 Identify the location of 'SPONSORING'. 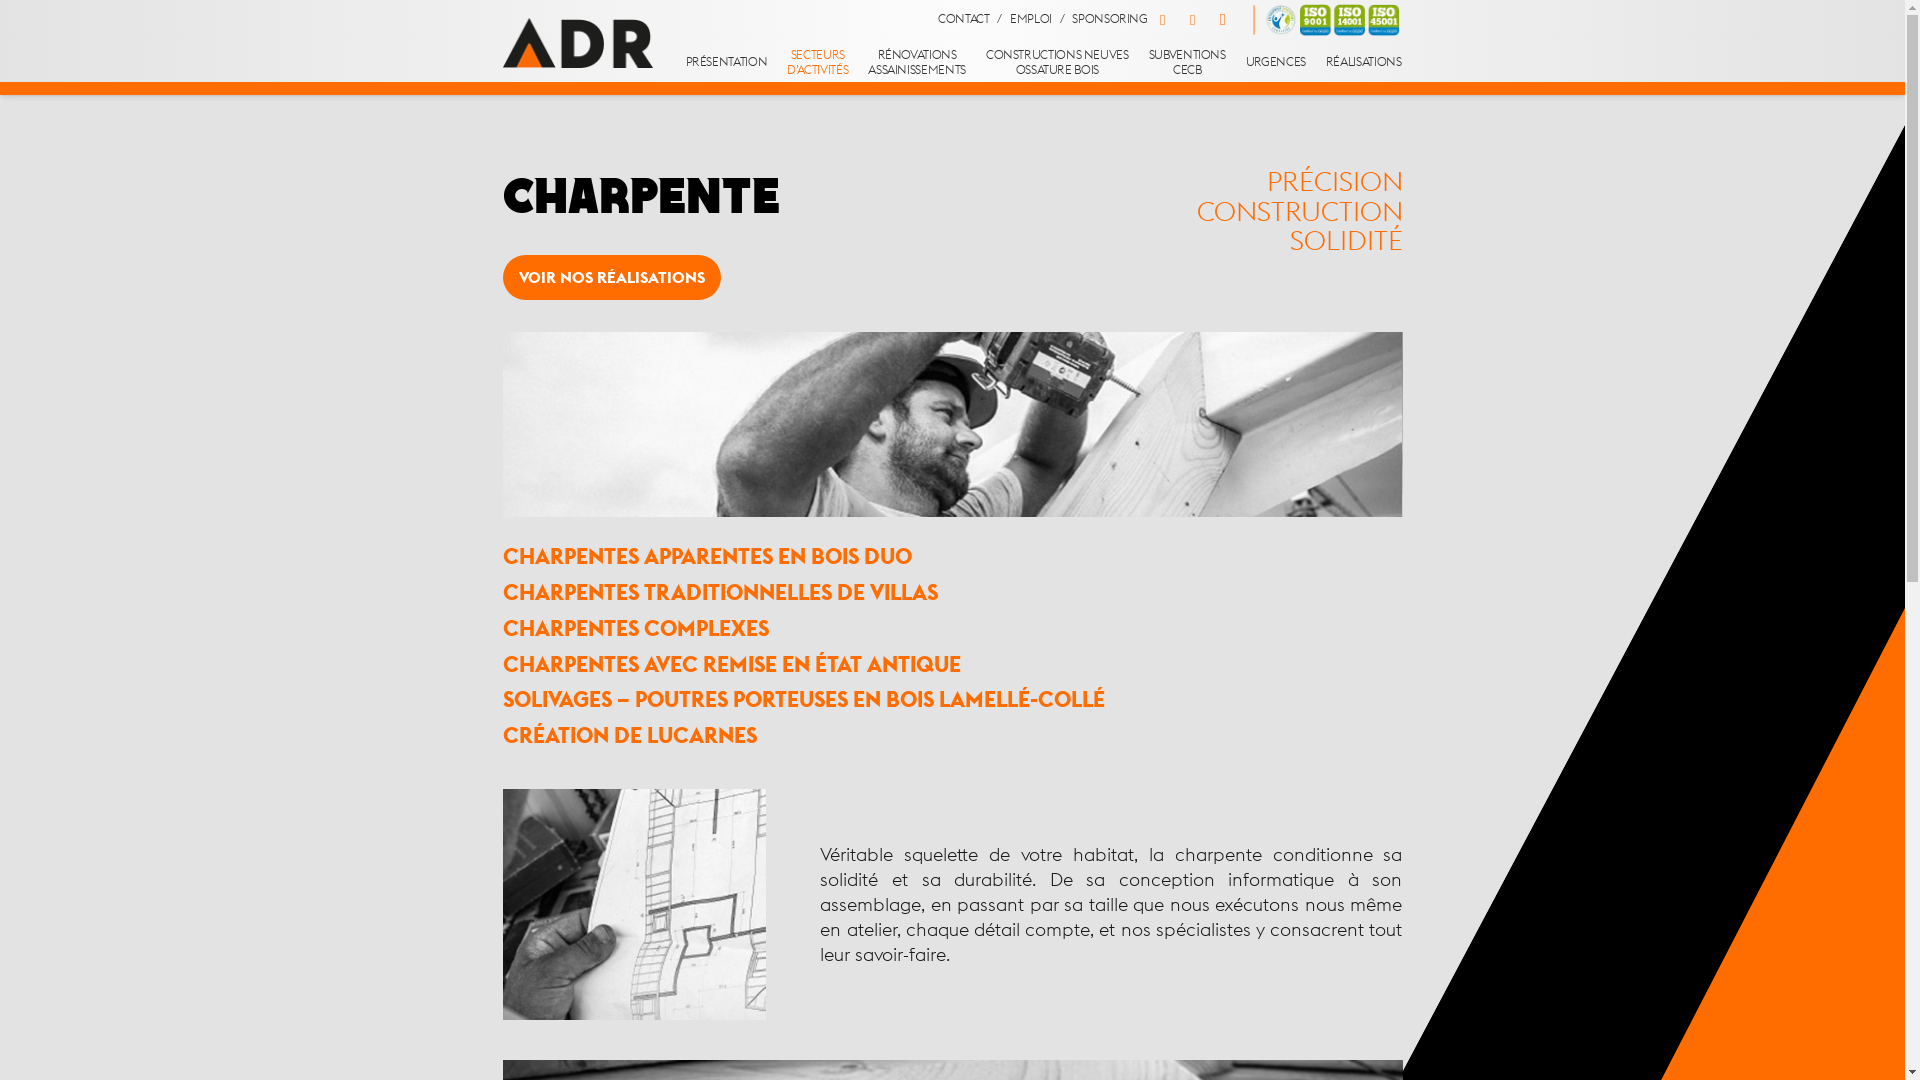
(1108, 19).